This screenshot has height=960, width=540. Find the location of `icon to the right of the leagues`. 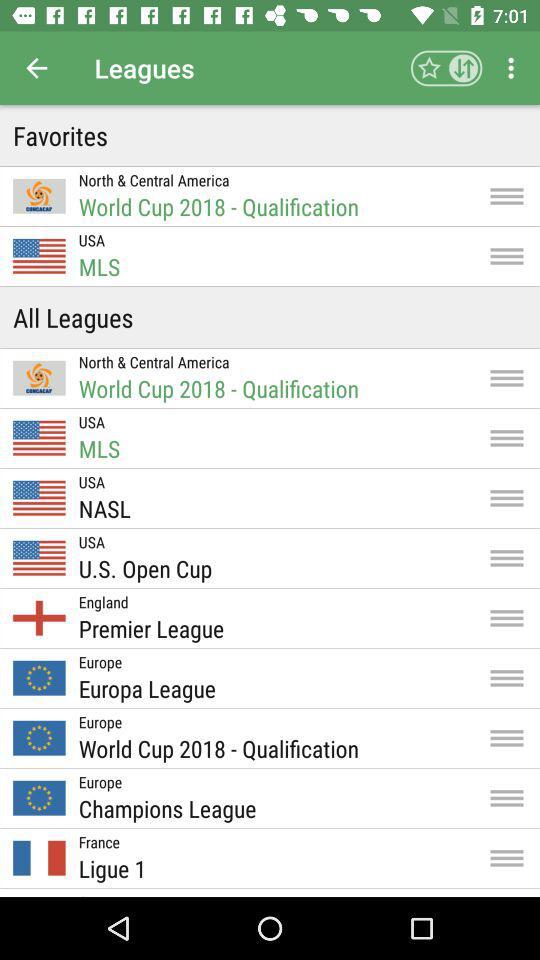

icon to the right of the leagues is located at coordinates (446, 68).